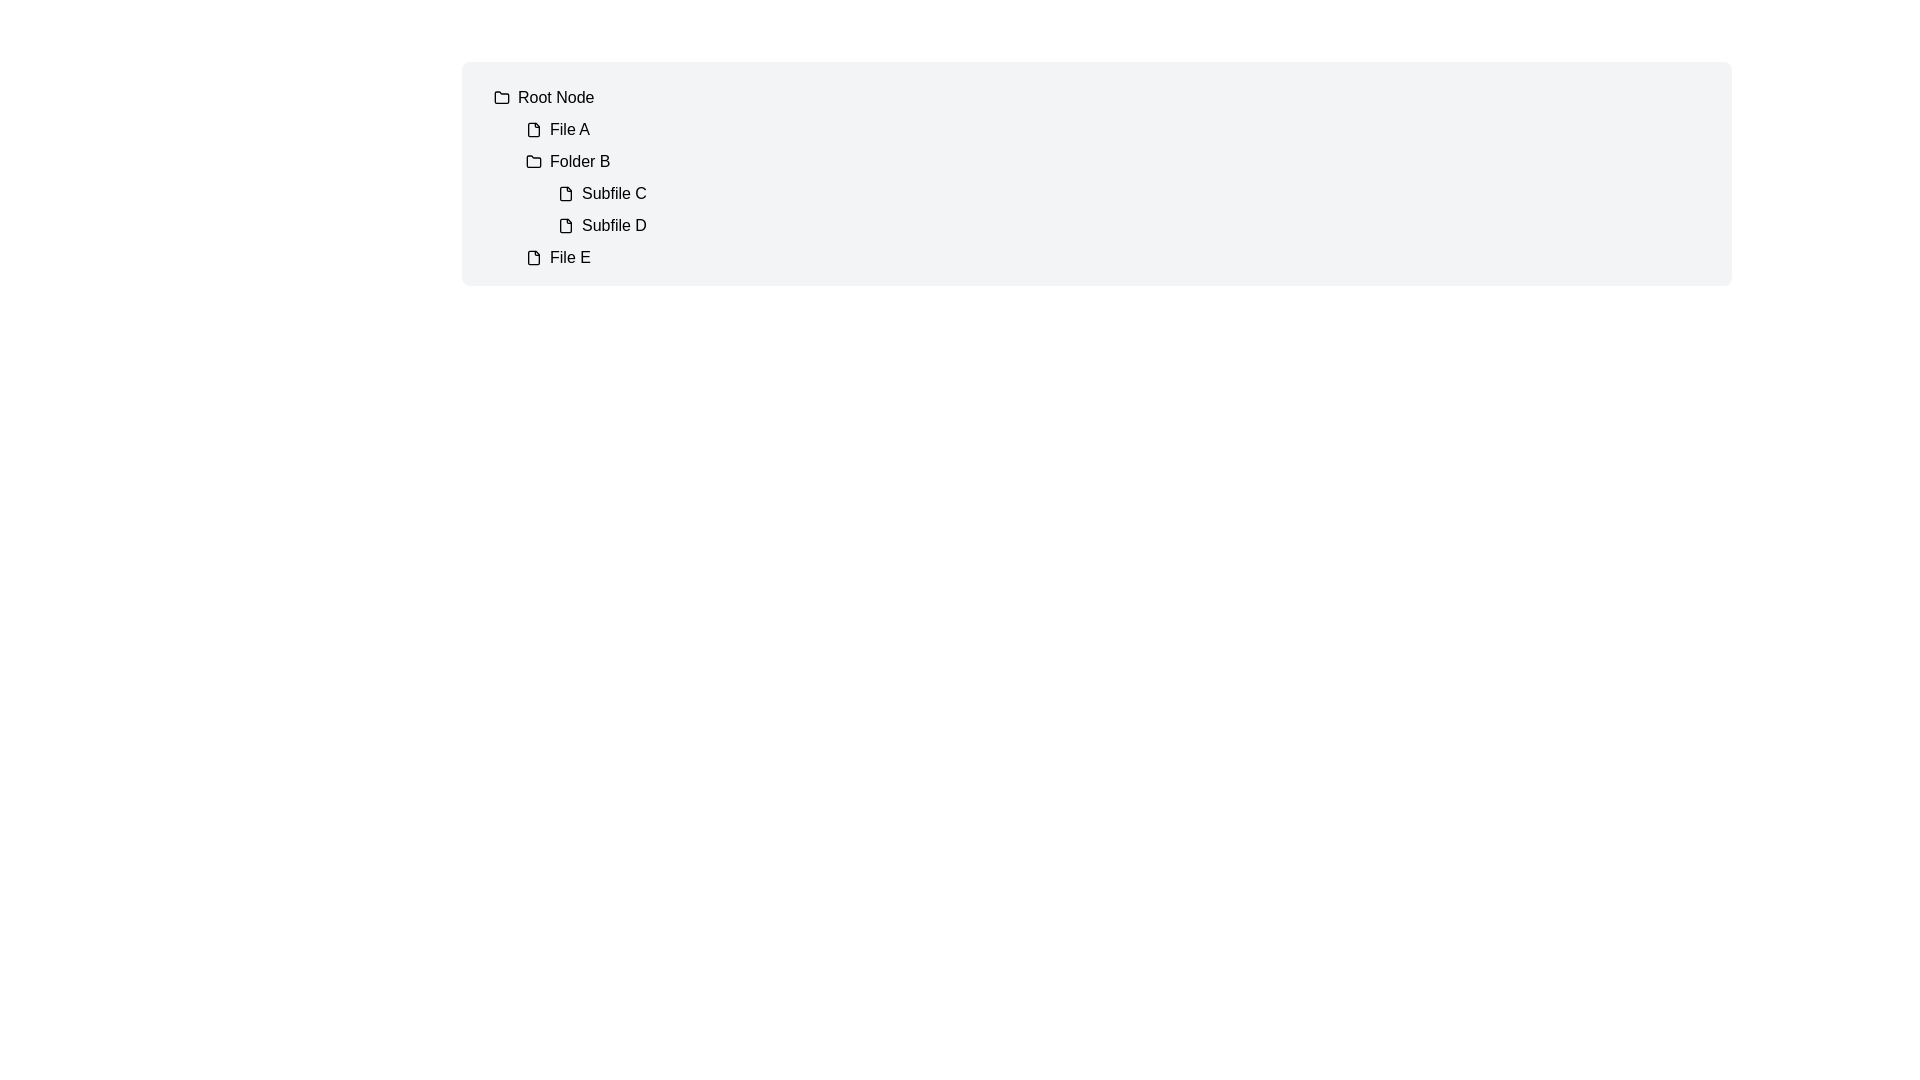  What do you see at coordinates (533, 160) in the screenshot?
I see `the 'Folder B' icon, which is a line-style folder icon located under the root node in the file explorer interface` at bounding box center [533, 160].